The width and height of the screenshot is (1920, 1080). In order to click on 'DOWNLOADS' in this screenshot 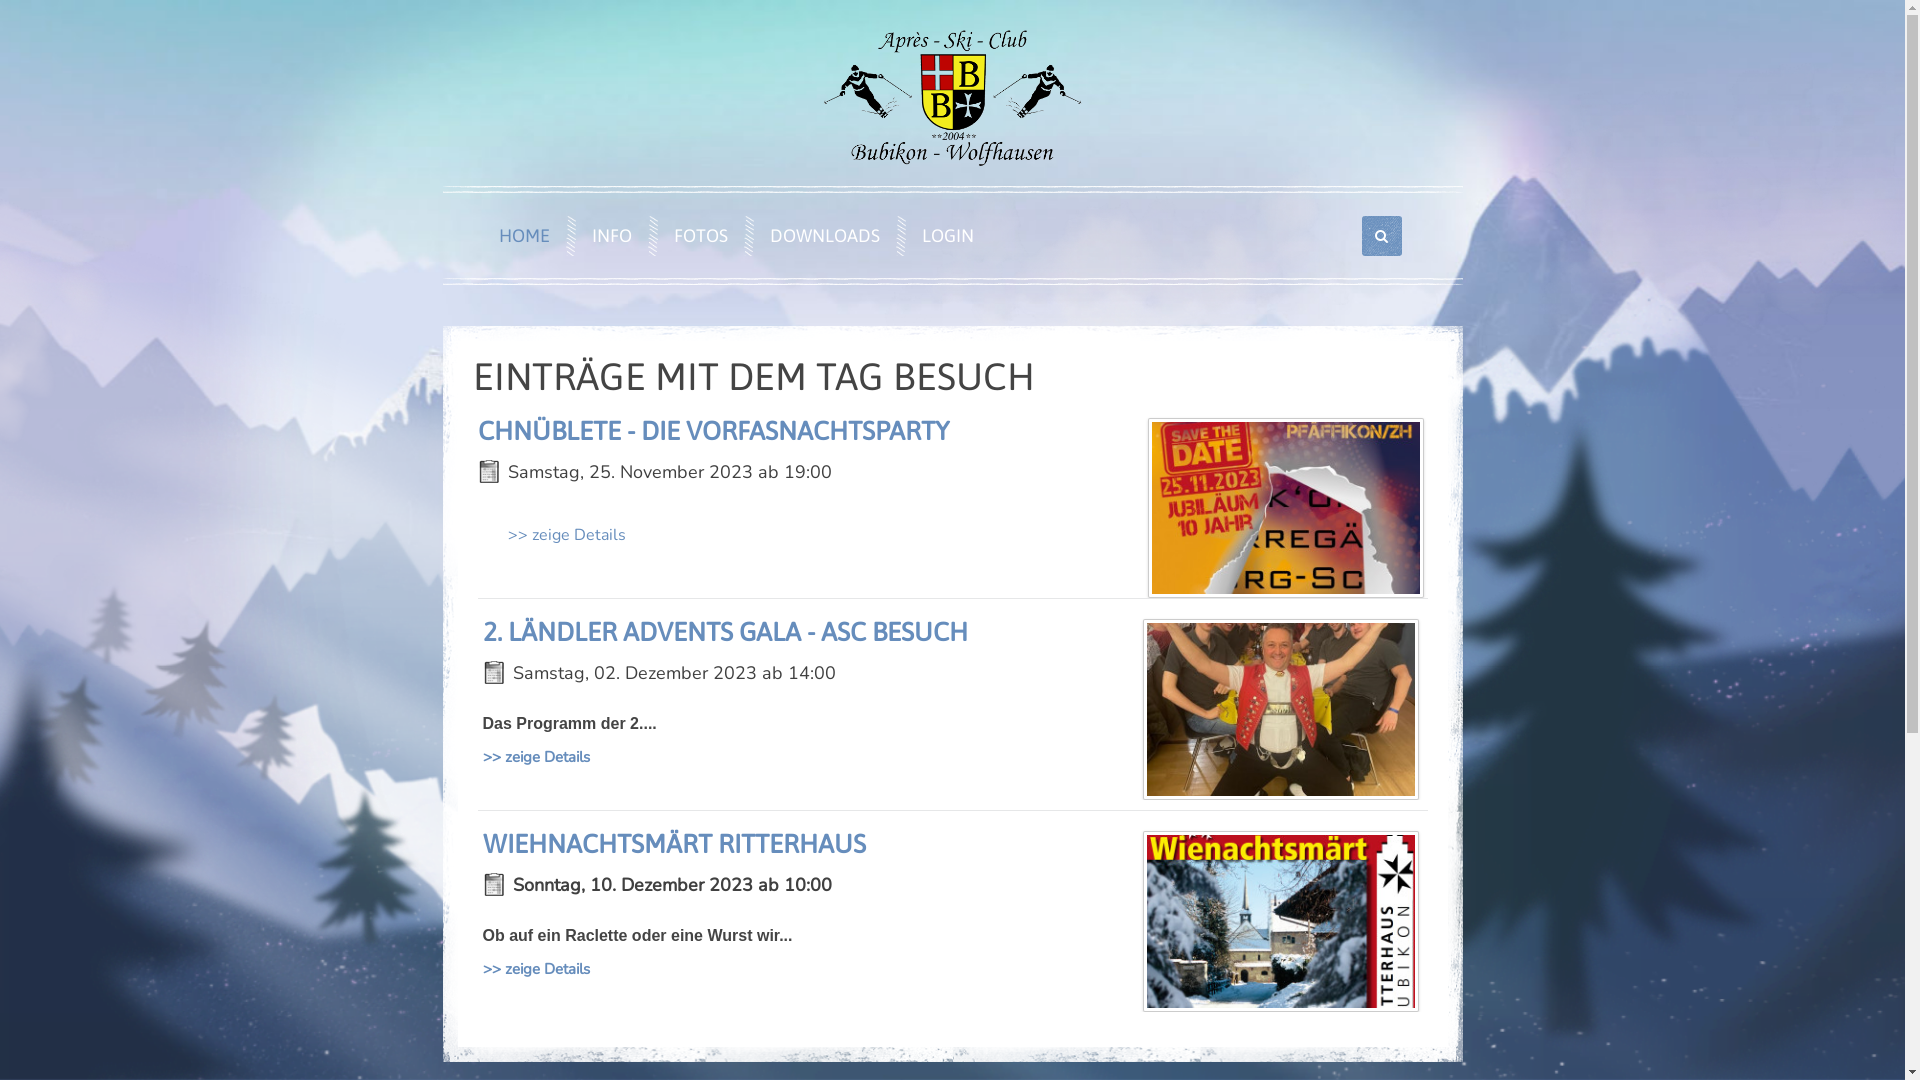, I will do `click(820, 234)`.